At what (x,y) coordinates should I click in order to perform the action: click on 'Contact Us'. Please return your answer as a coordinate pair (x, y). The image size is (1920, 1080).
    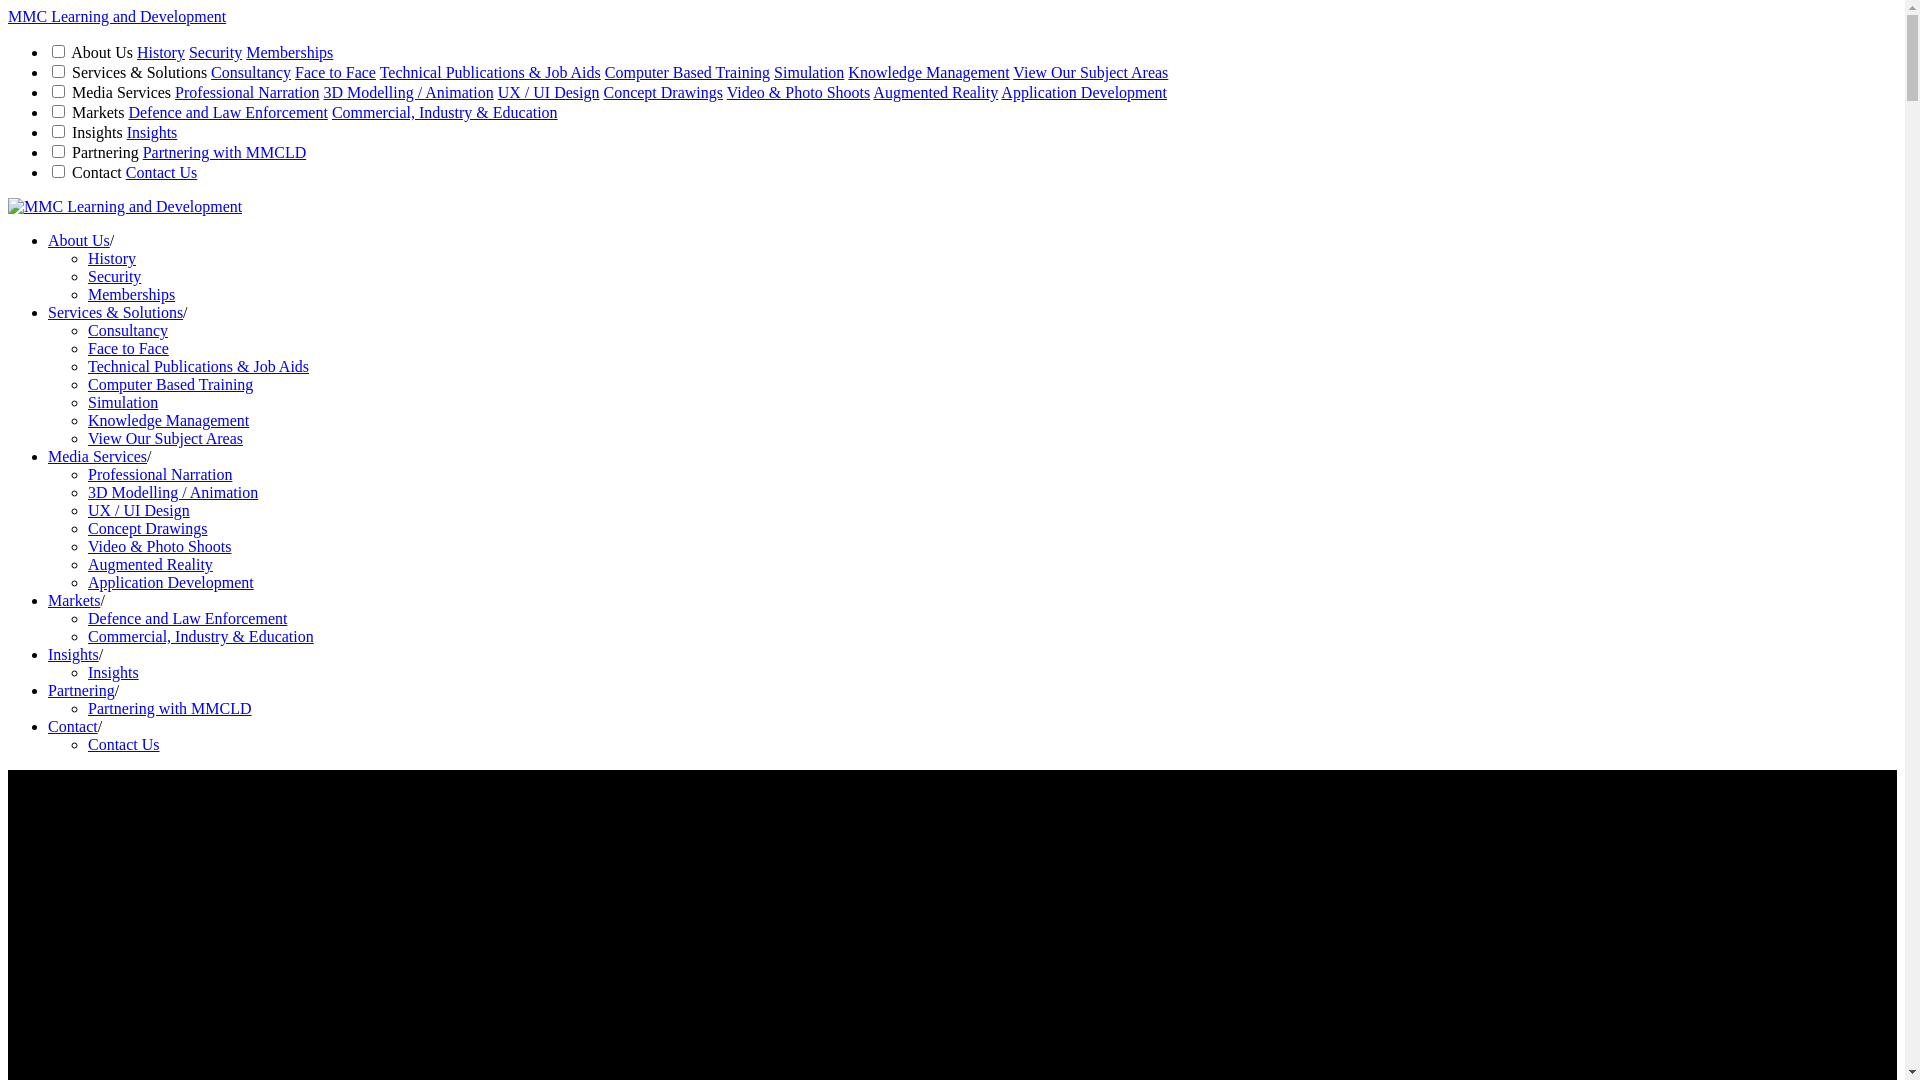
    Looking at the image, I should click on (124, 171).